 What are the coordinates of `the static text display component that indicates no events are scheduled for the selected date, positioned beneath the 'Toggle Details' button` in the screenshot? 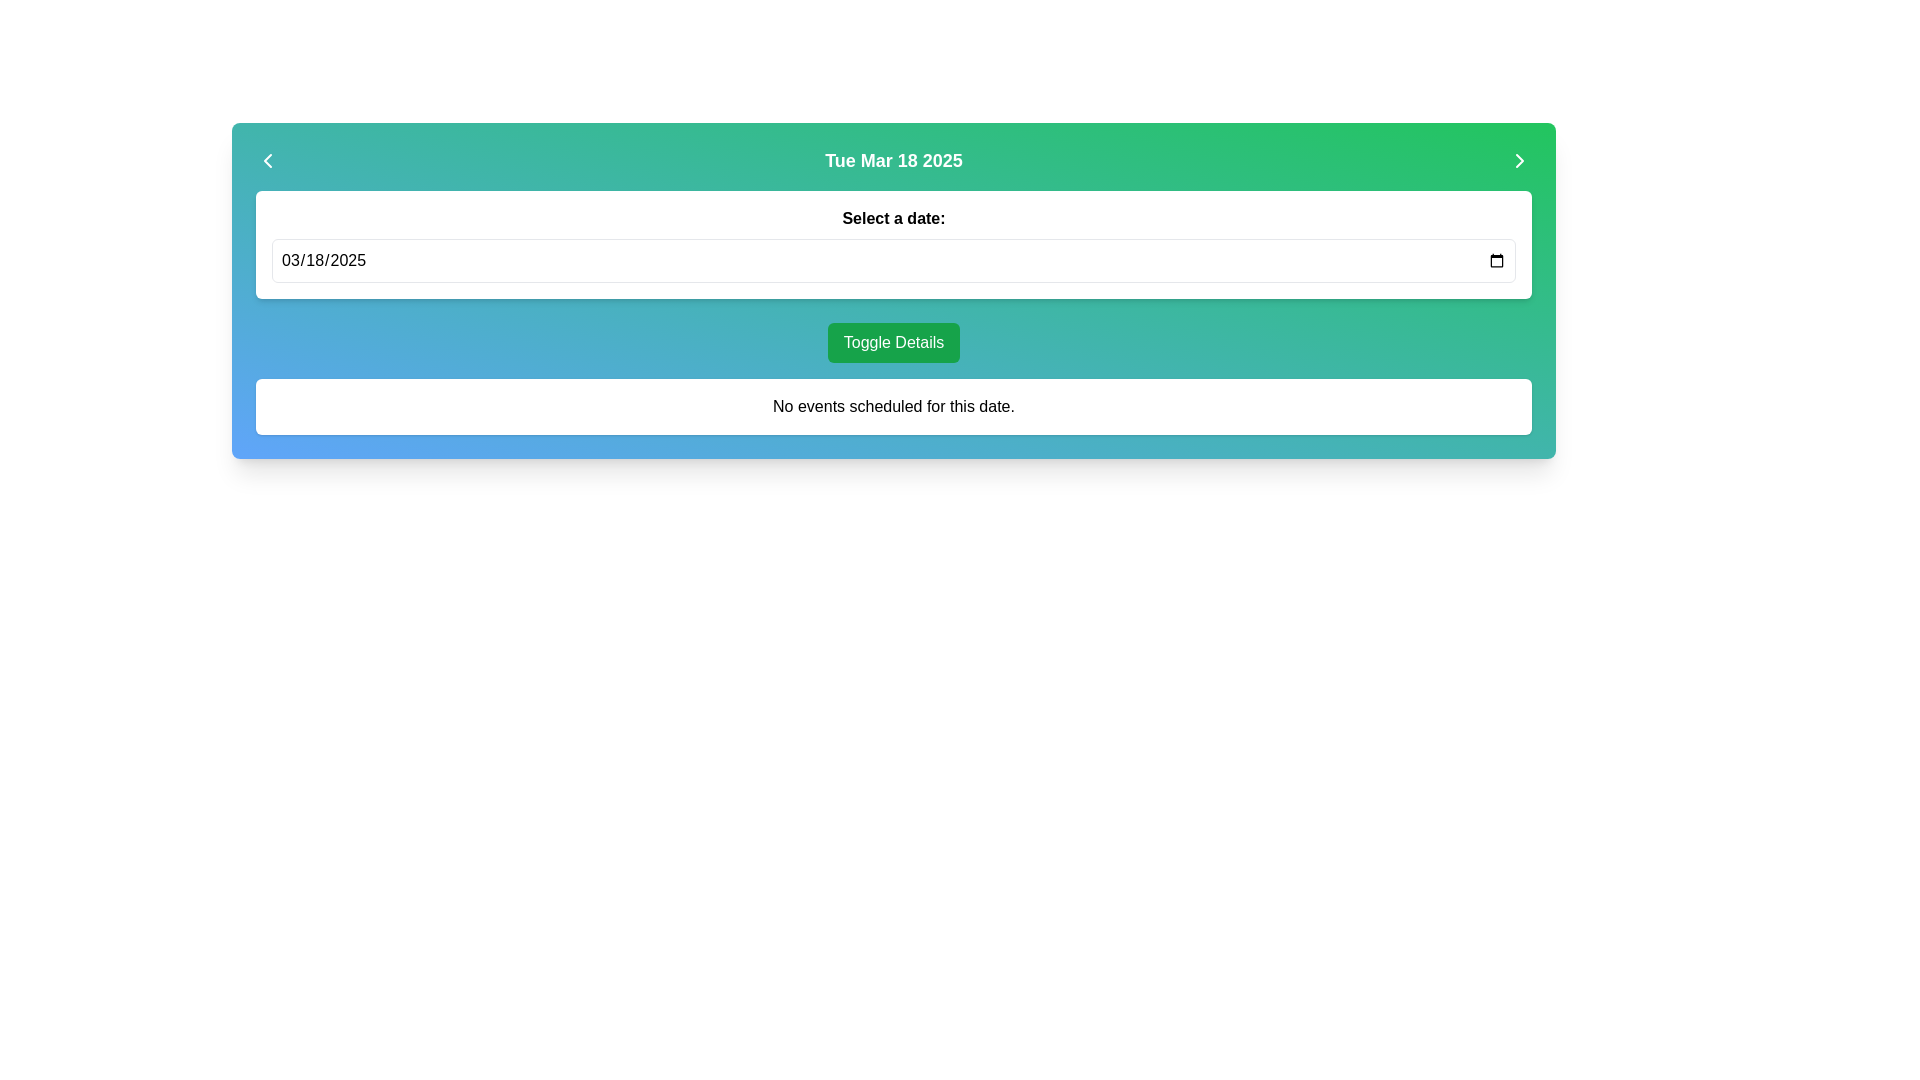 It's located at (892, 406).